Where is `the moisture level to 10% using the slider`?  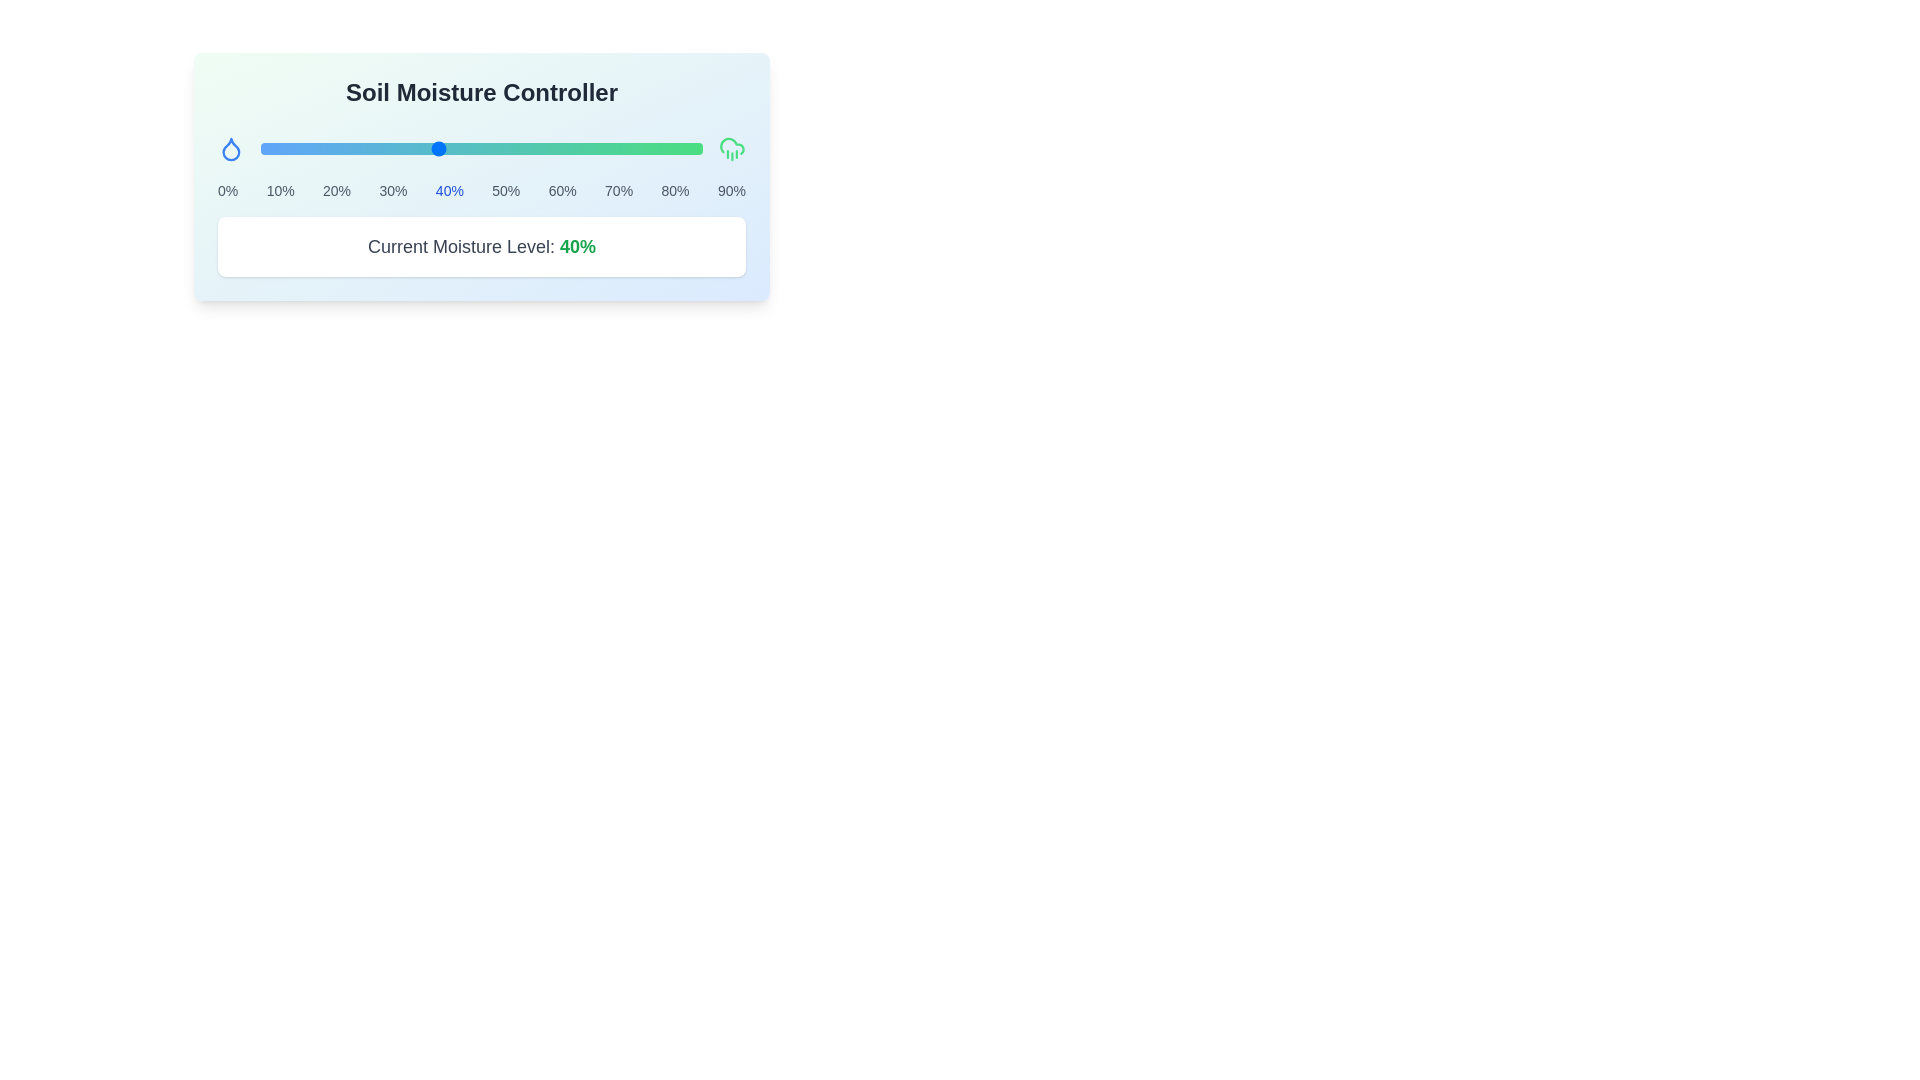
the moisture level to 10% using the slider is located at coordinates (304, 148).